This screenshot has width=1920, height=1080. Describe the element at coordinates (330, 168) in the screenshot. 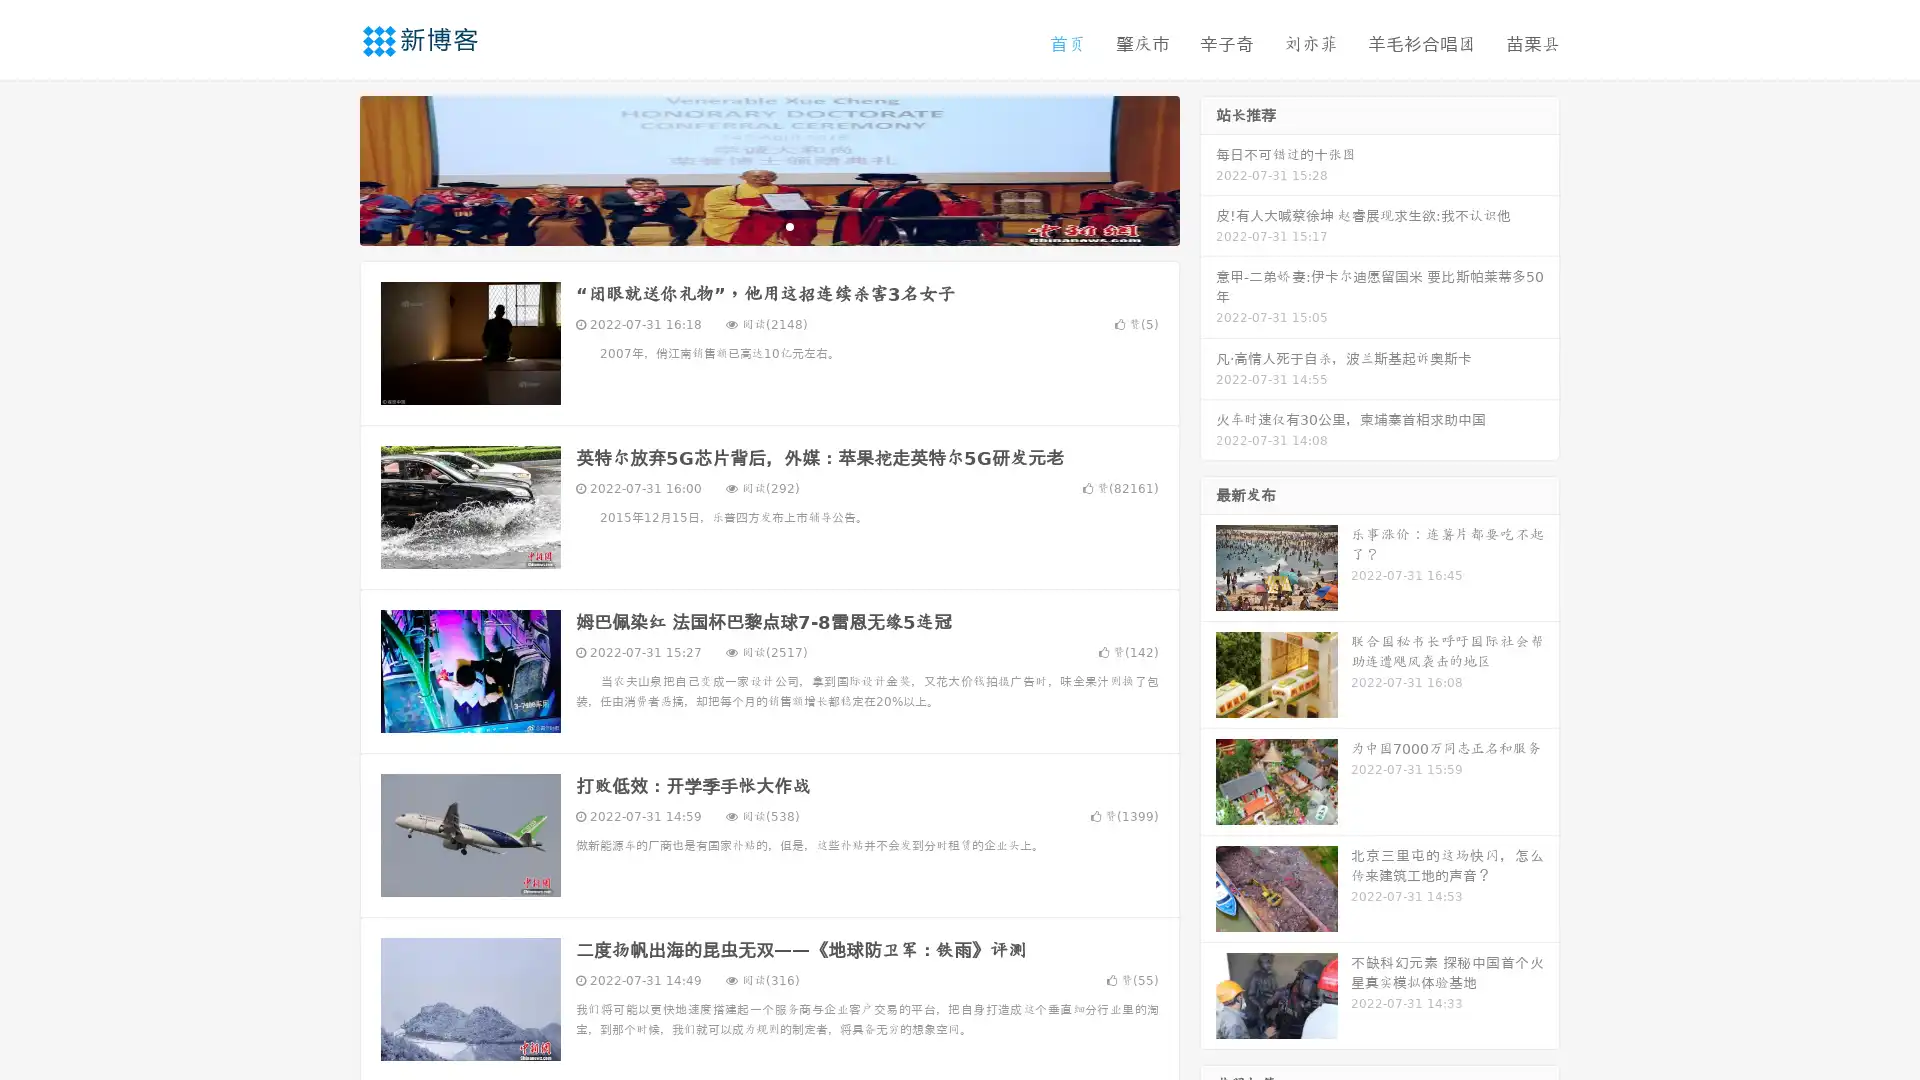

I see `Previous slide` at that location.